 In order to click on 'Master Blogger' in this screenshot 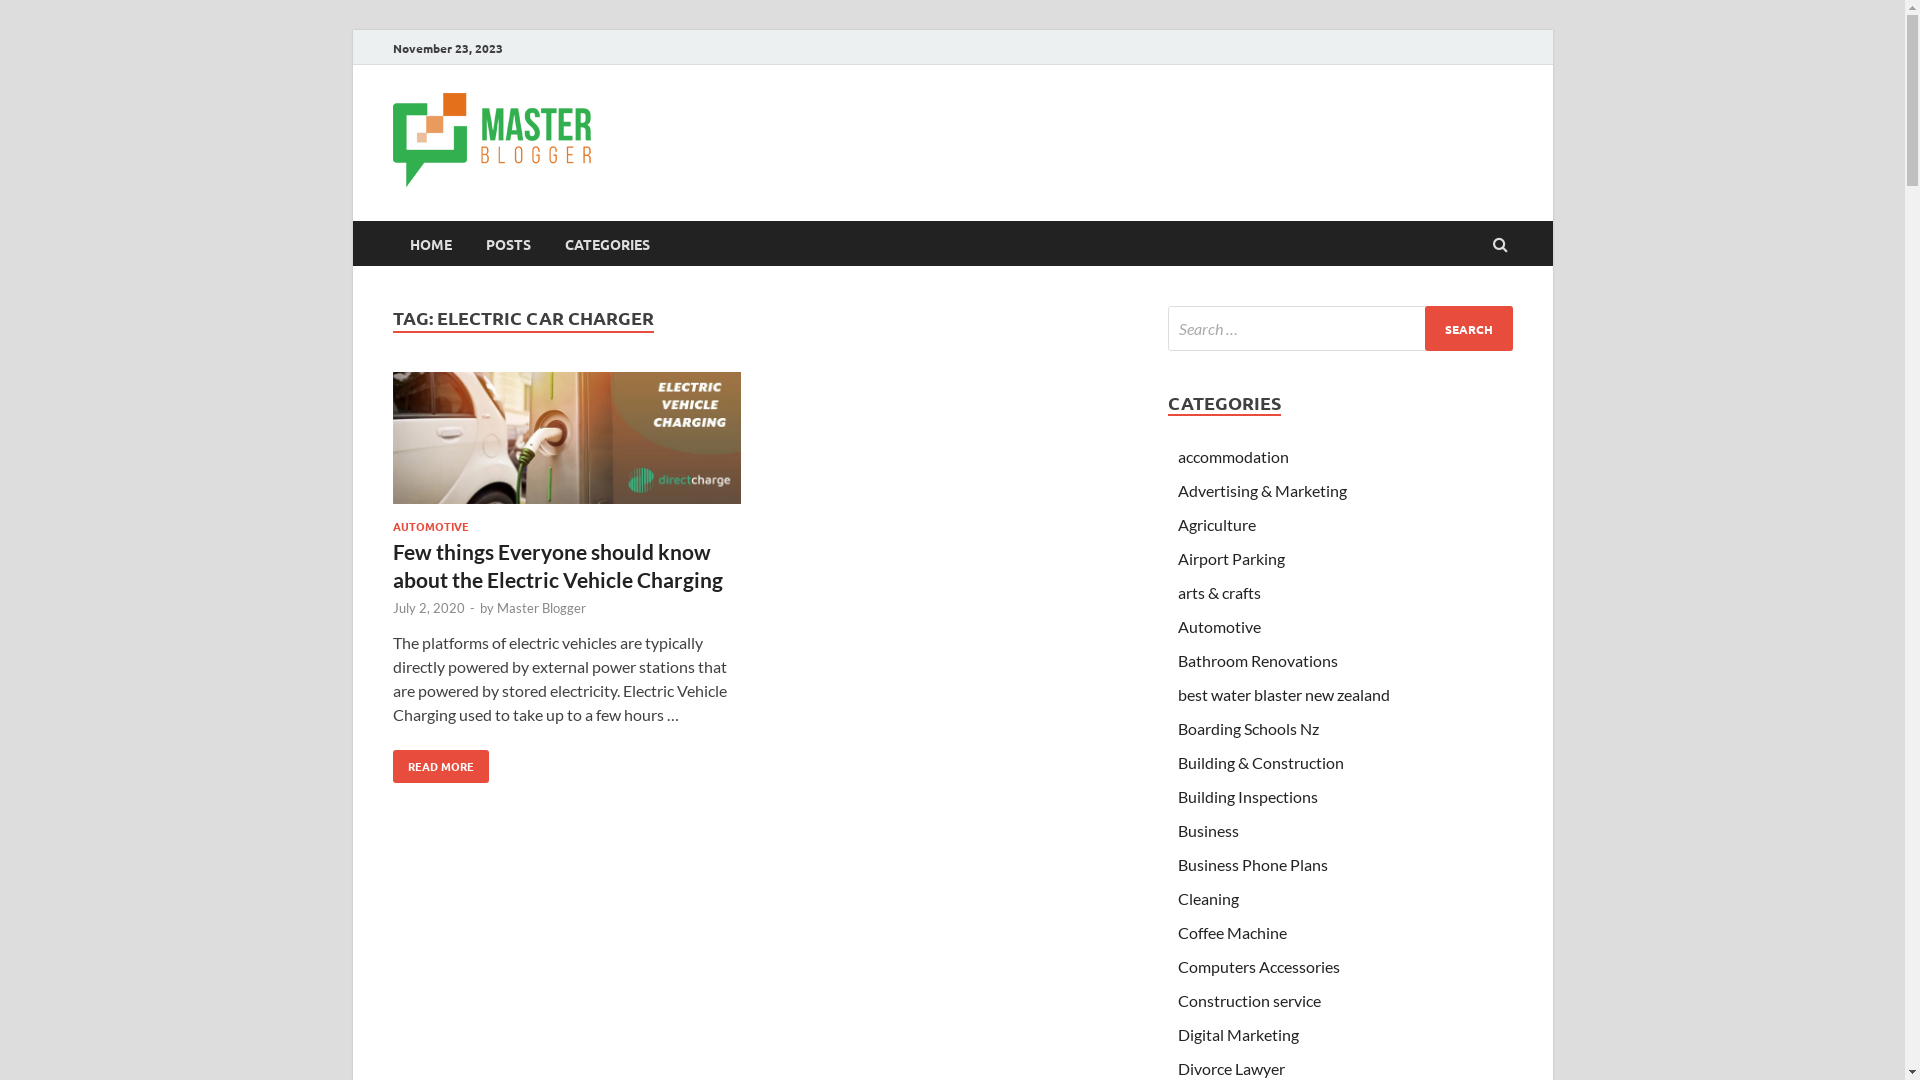, I will do `click(540, 607)`.